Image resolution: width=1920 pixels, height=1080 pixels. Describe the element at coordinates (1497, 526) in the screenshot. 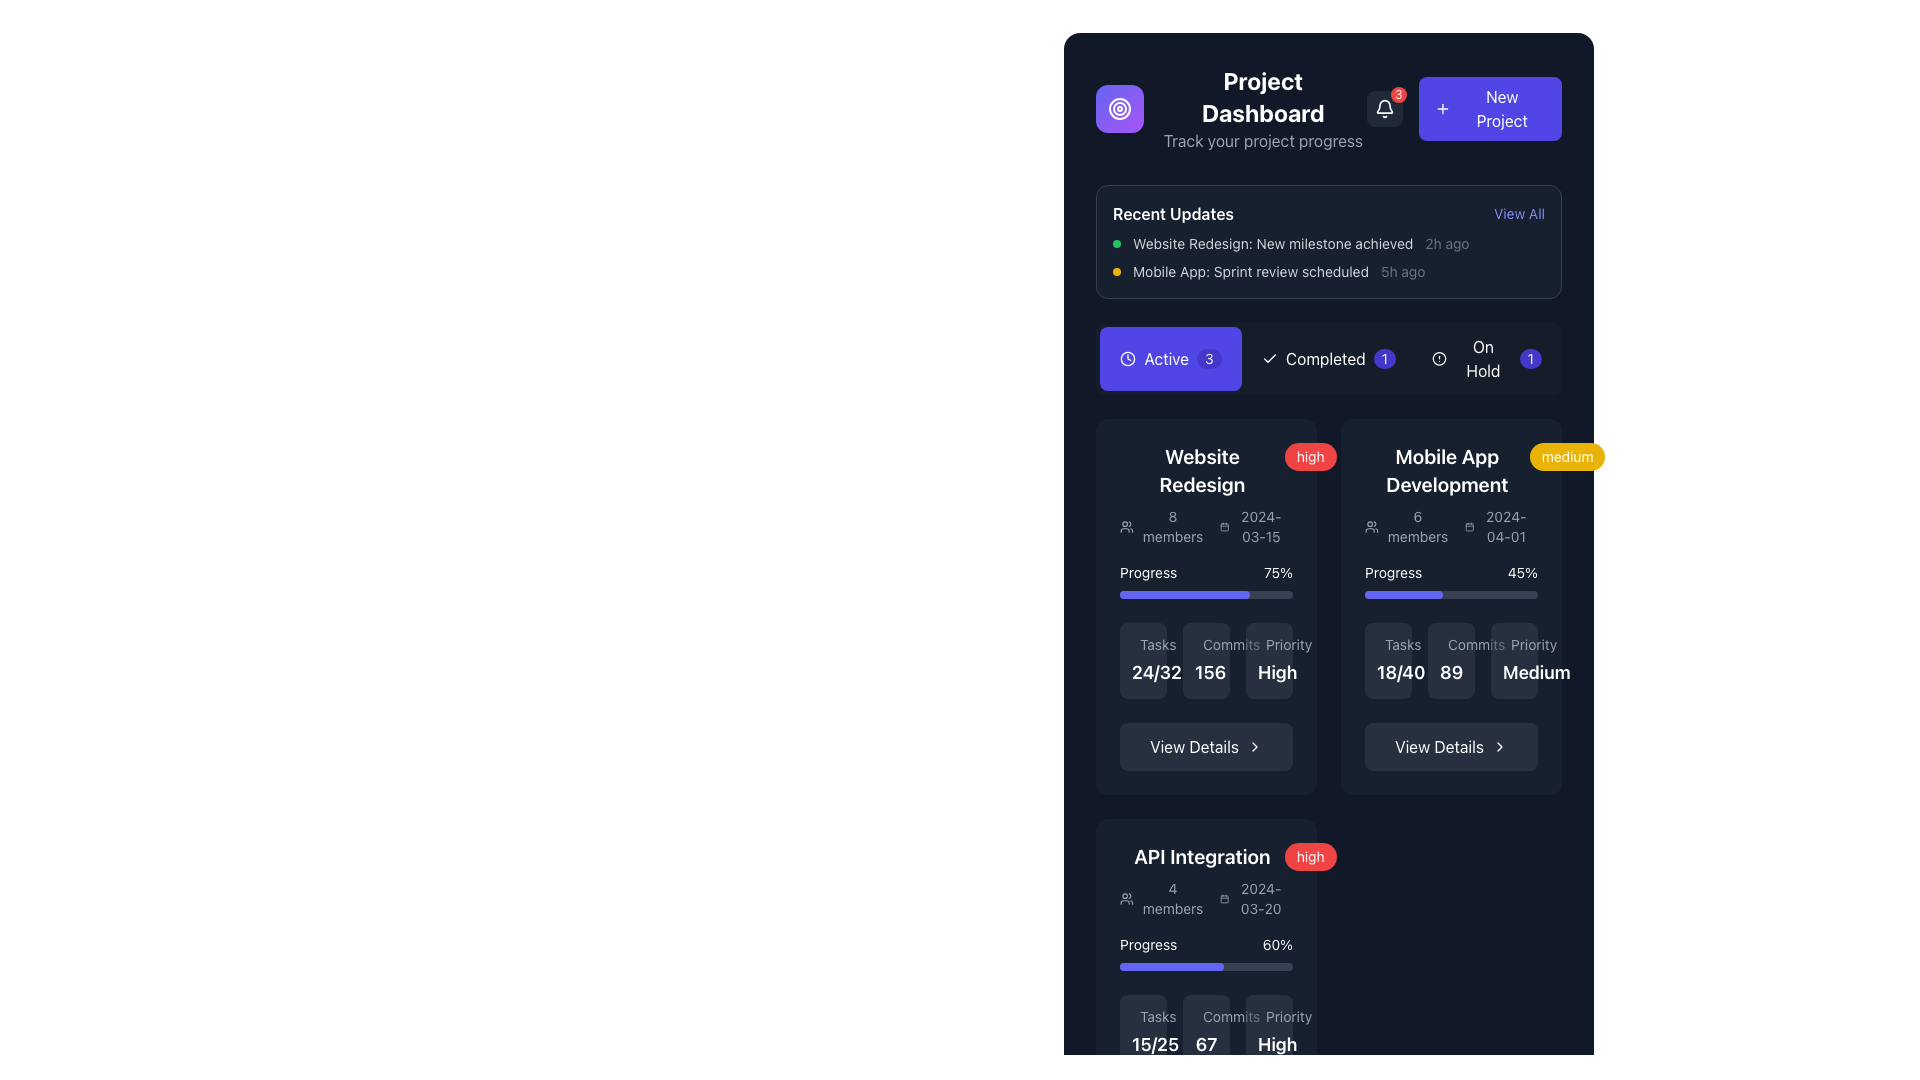

I see `or interpret the calendar icon located next to the date text '2024-04-01'` at that location.